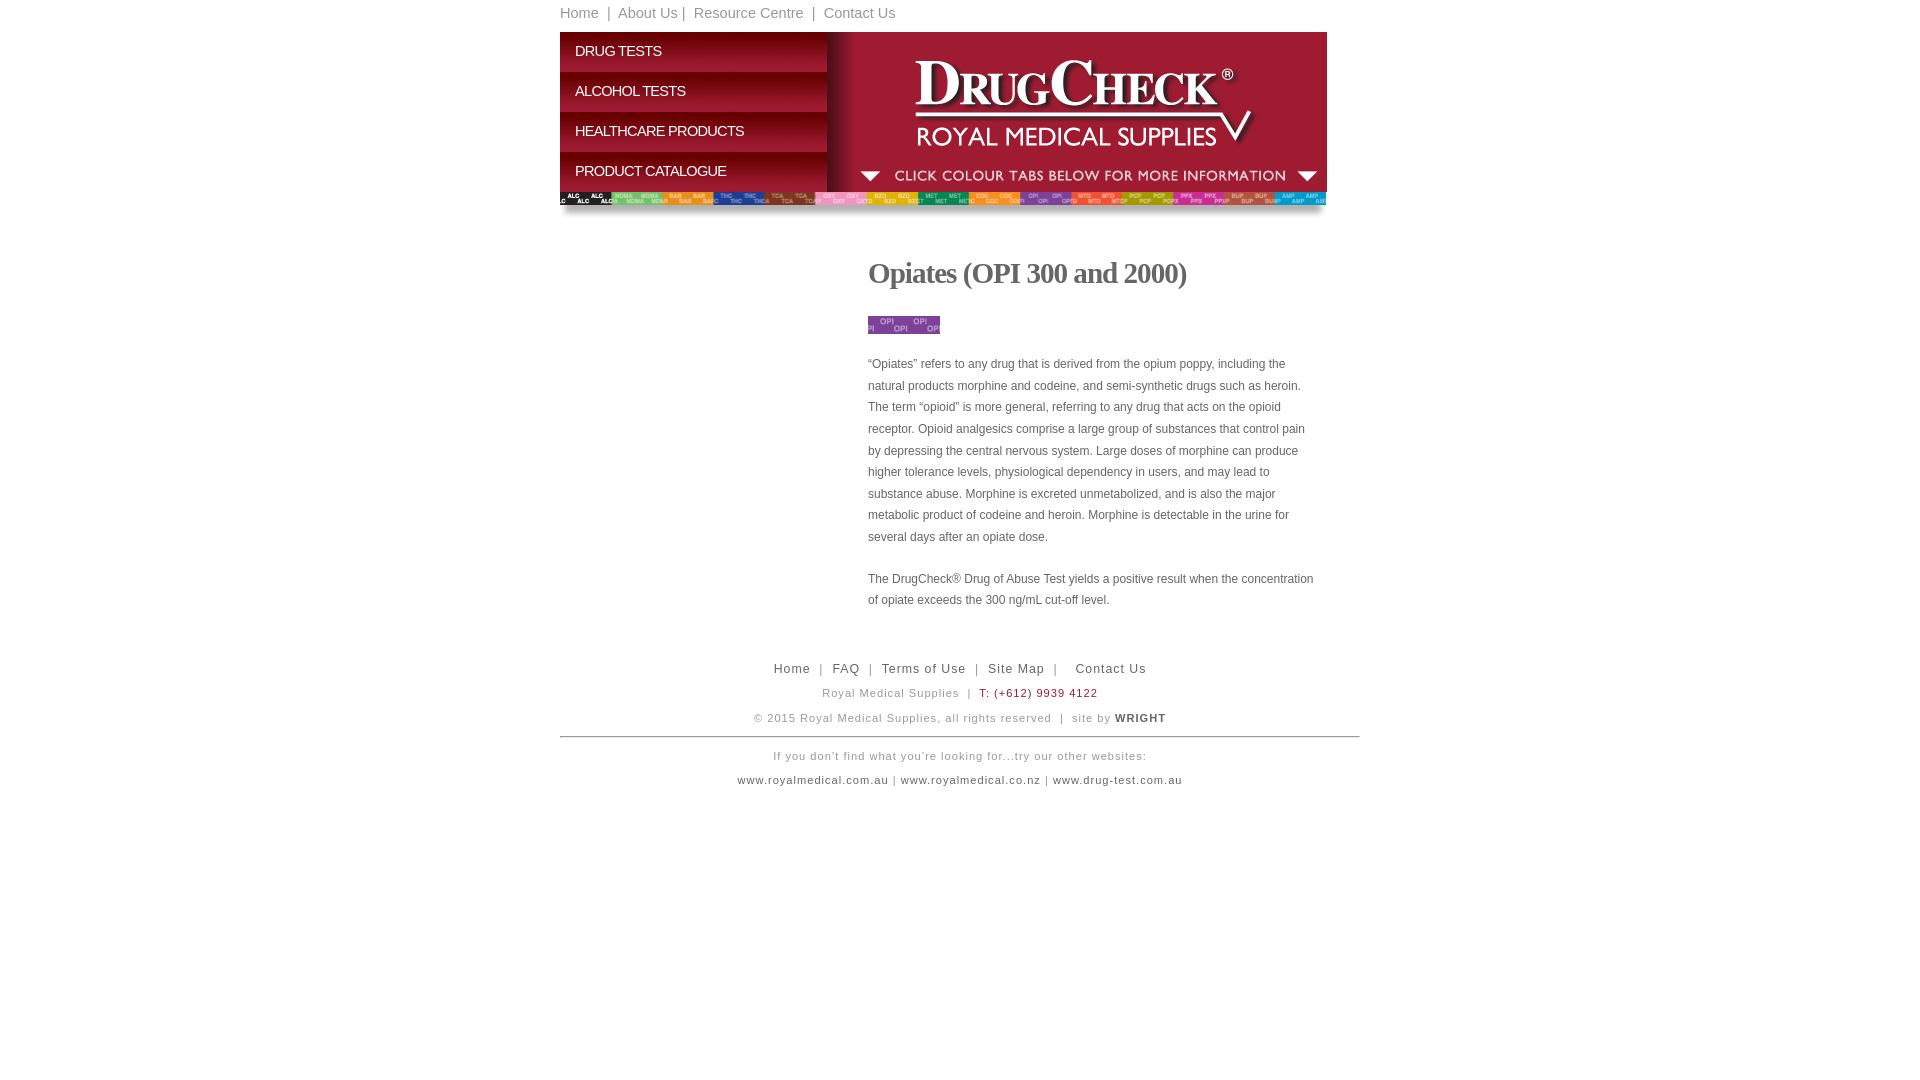 The image size is (1920, 1080). What do you see at coordinates (702, 171) in the screenshot?
I see `'PRODUCT CATALOGUE'` at bounding box center [702, 171].